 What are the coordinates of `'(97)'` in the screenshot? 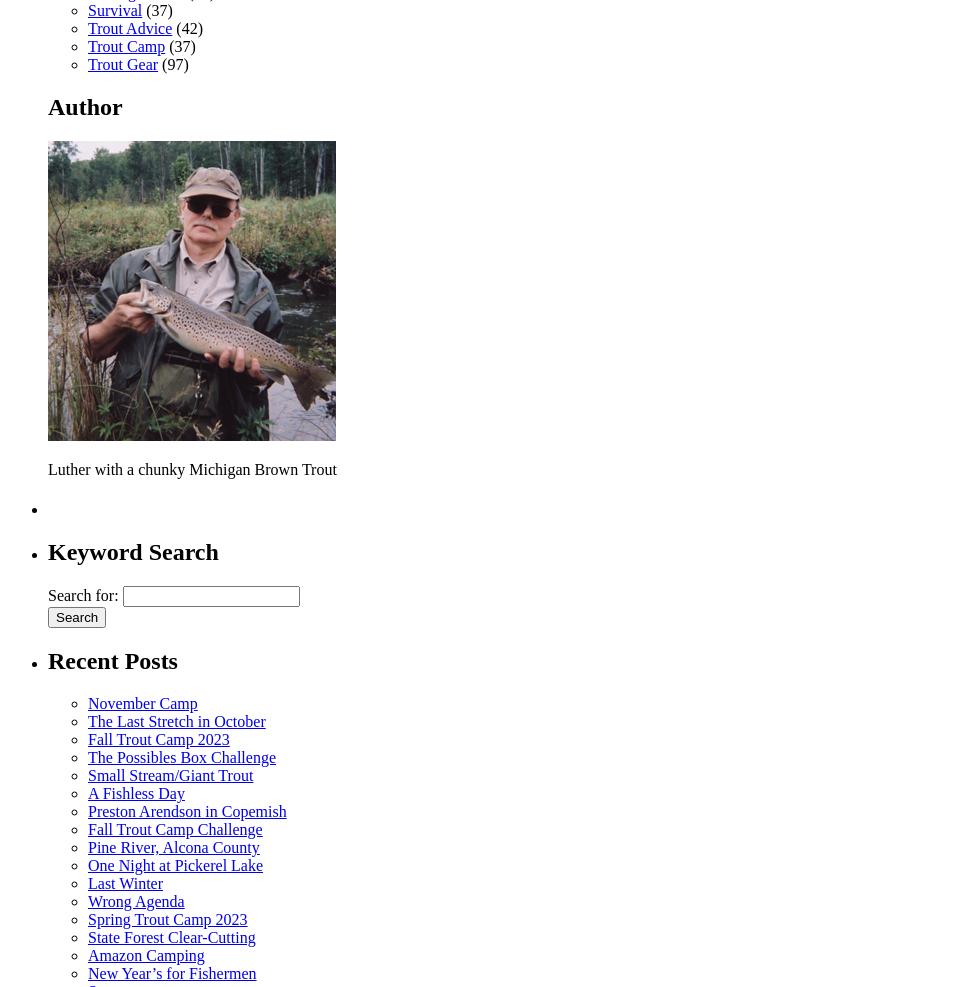 It's located at (172, 63).